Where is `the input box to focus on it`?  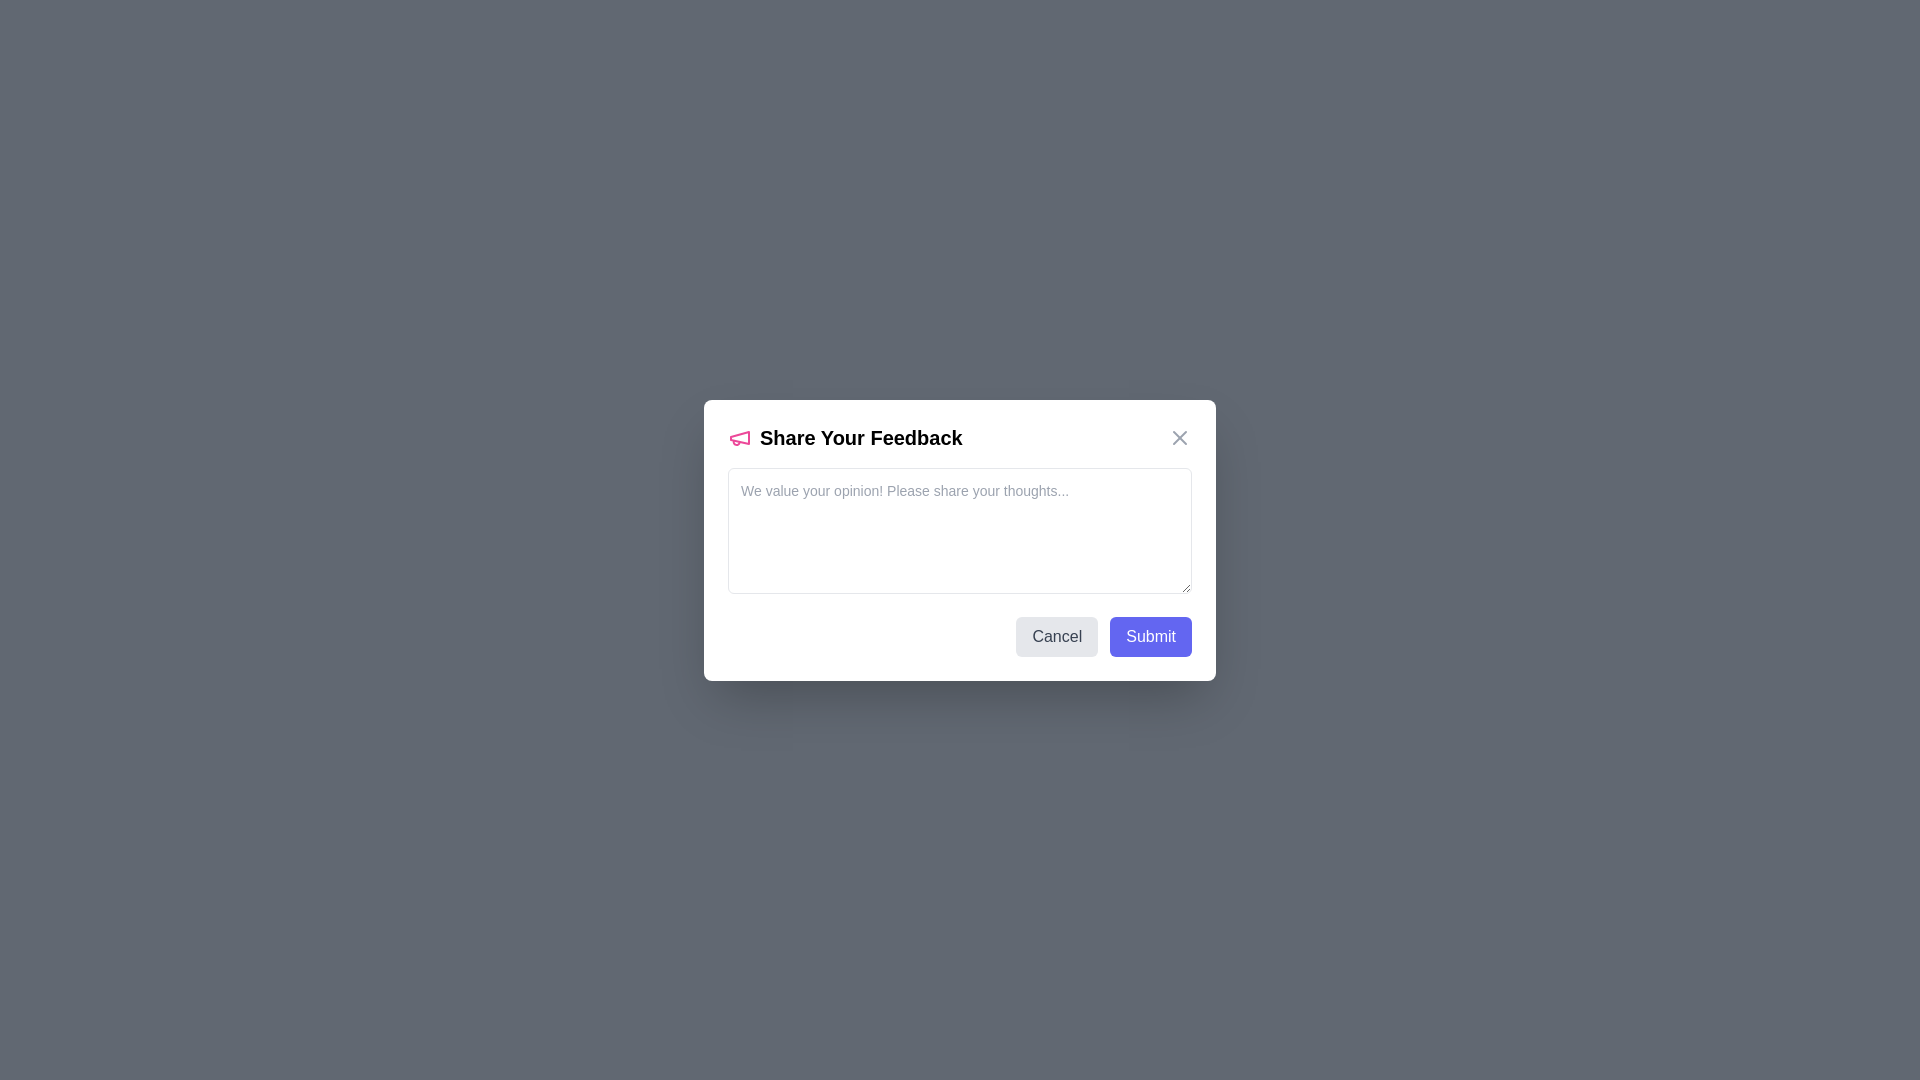
the input box to focus on it is located at coordinates (960, 529).